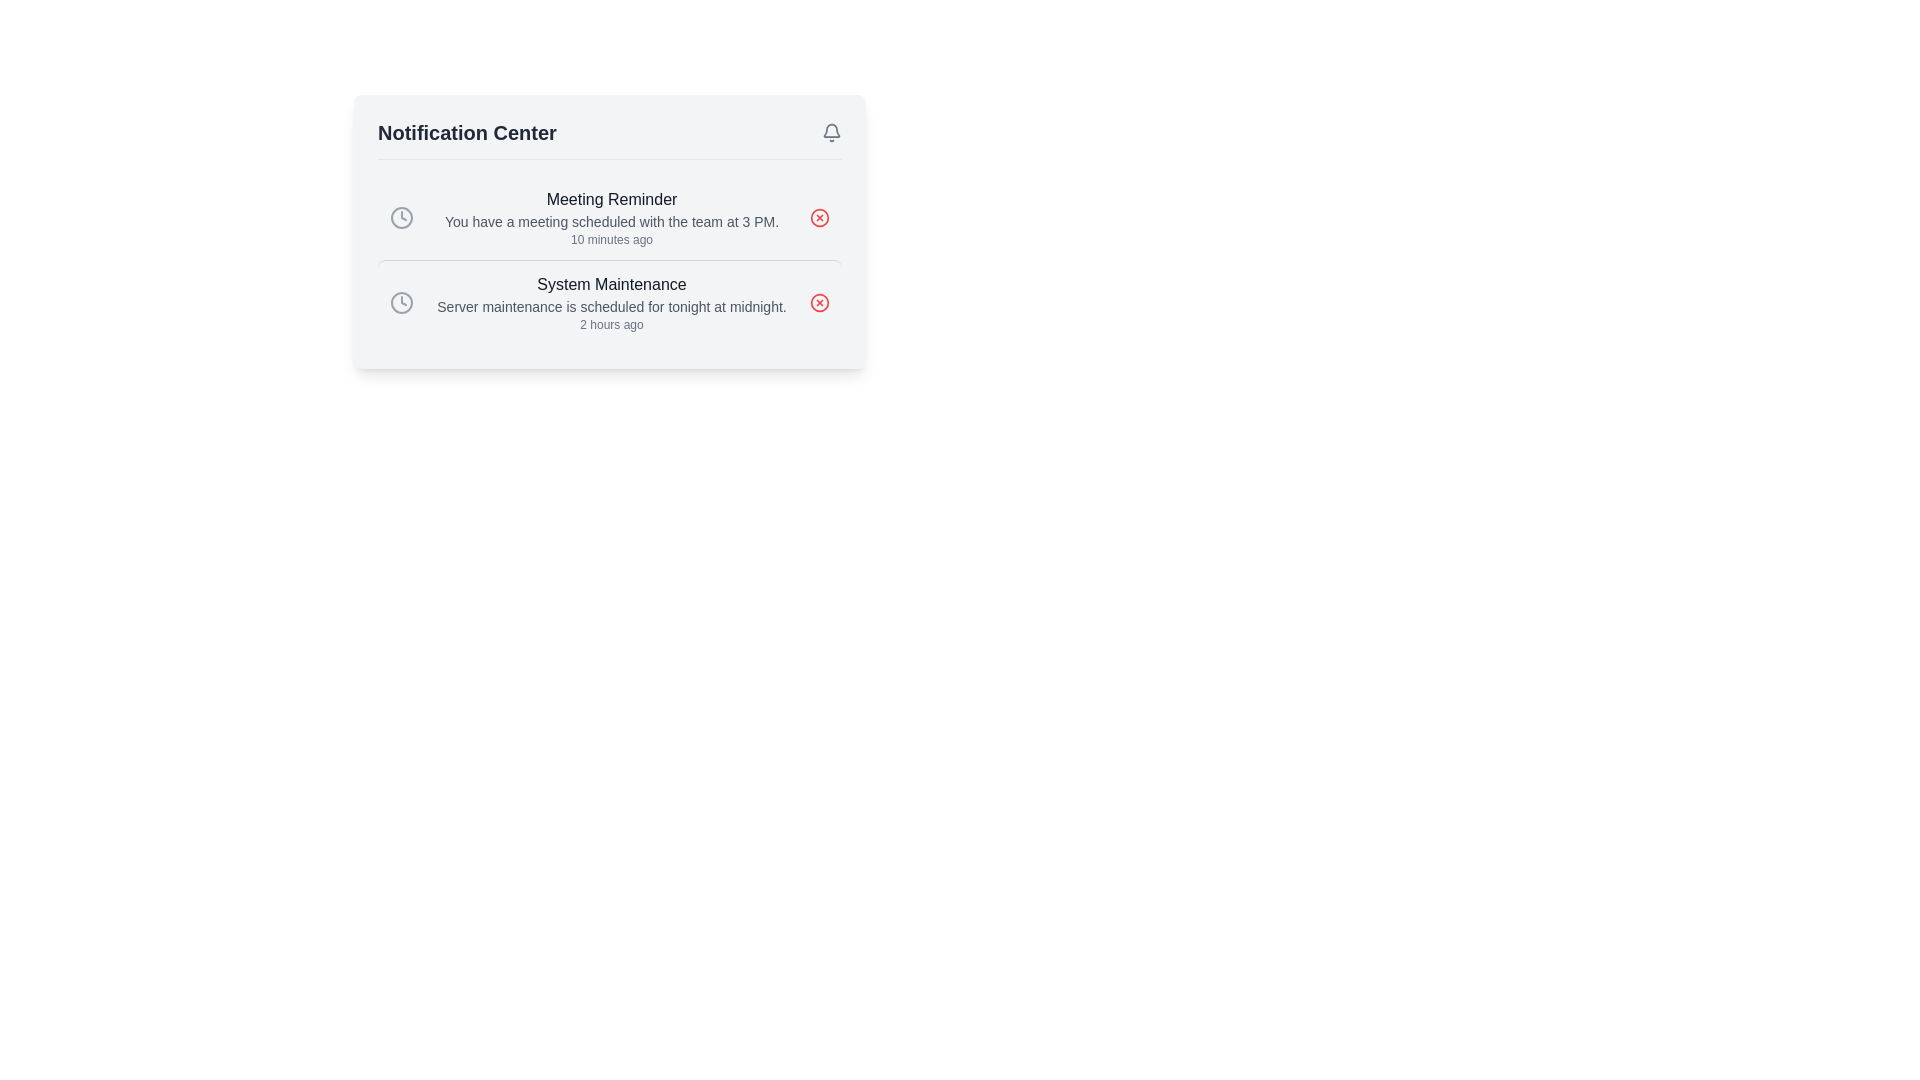 This screenshot has width=1920, height=1080. I want to click on the central circular part of the 'Meeting Reminder' notification icon, so click(820, 218).